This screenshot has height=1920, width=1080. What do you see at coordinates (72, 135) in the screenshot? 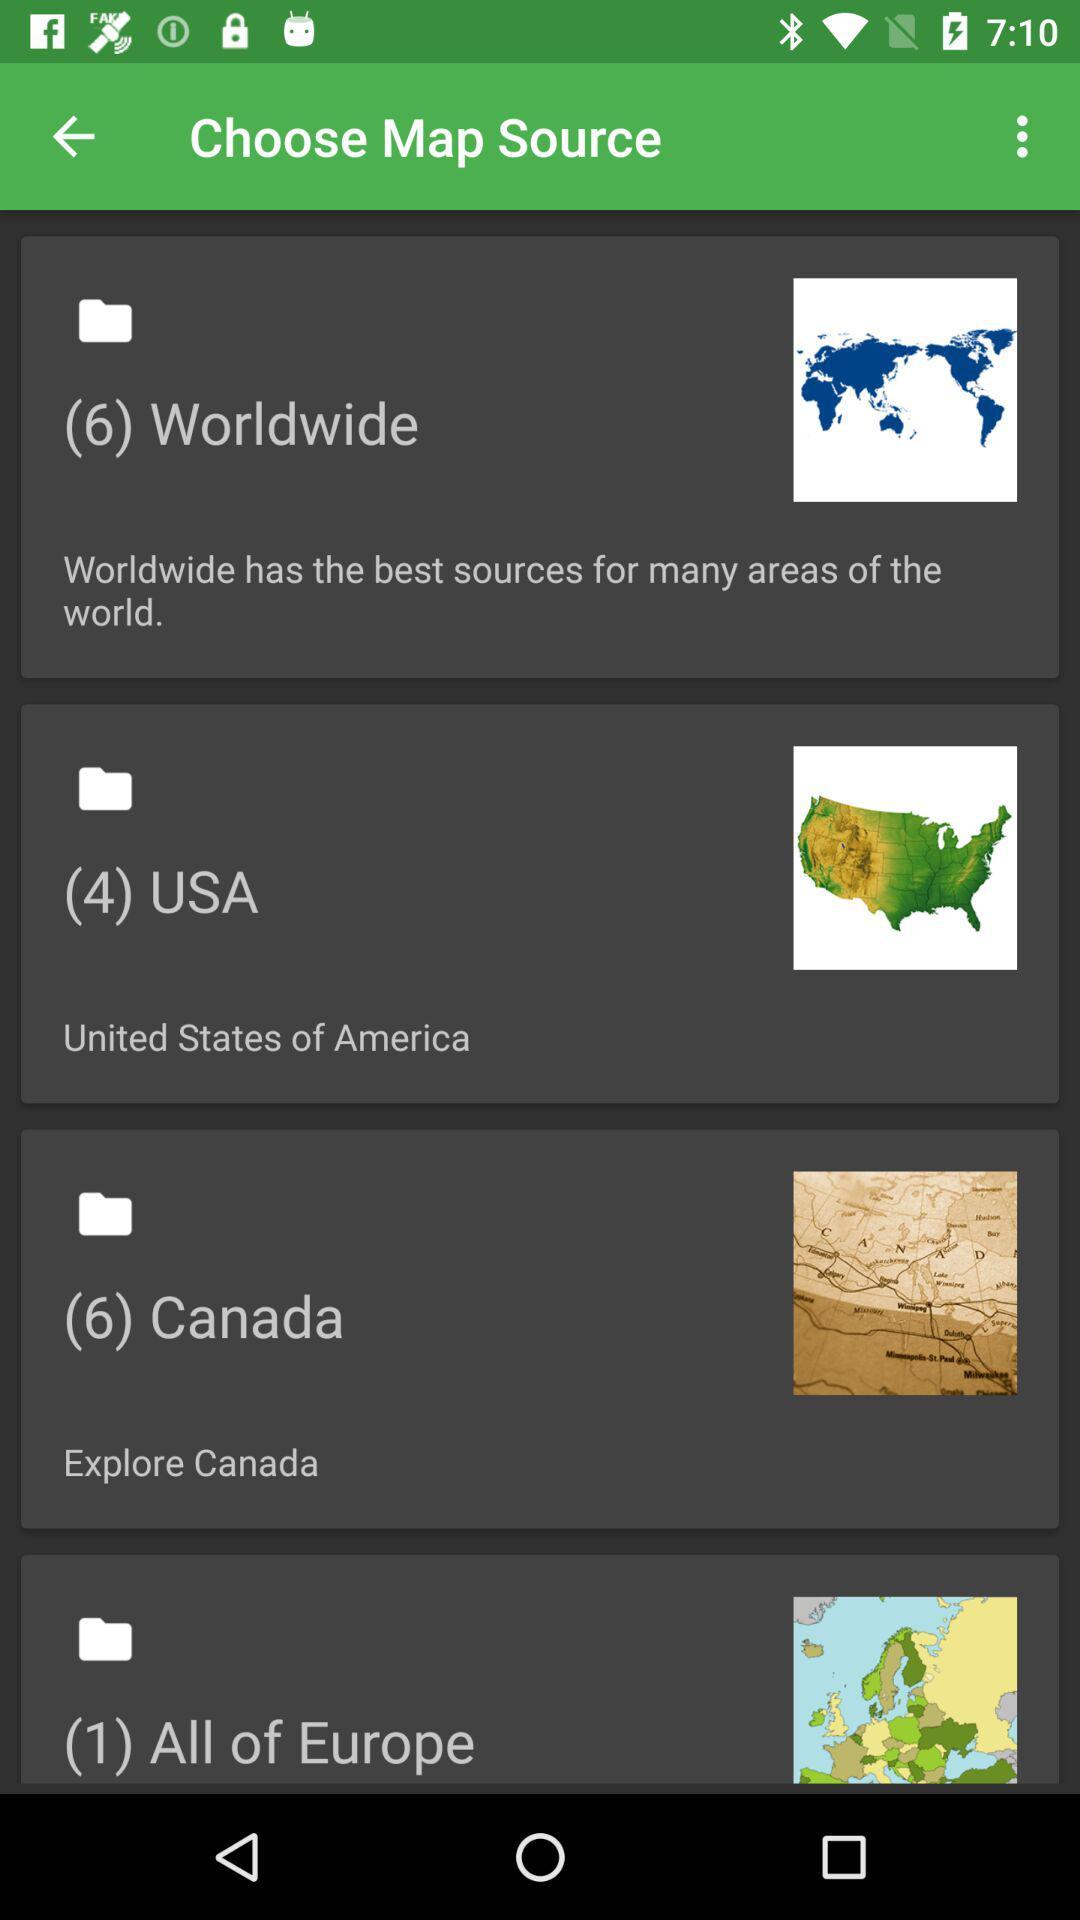
I see `the item to the left of choose map source item` at bounding box center [72, 135].